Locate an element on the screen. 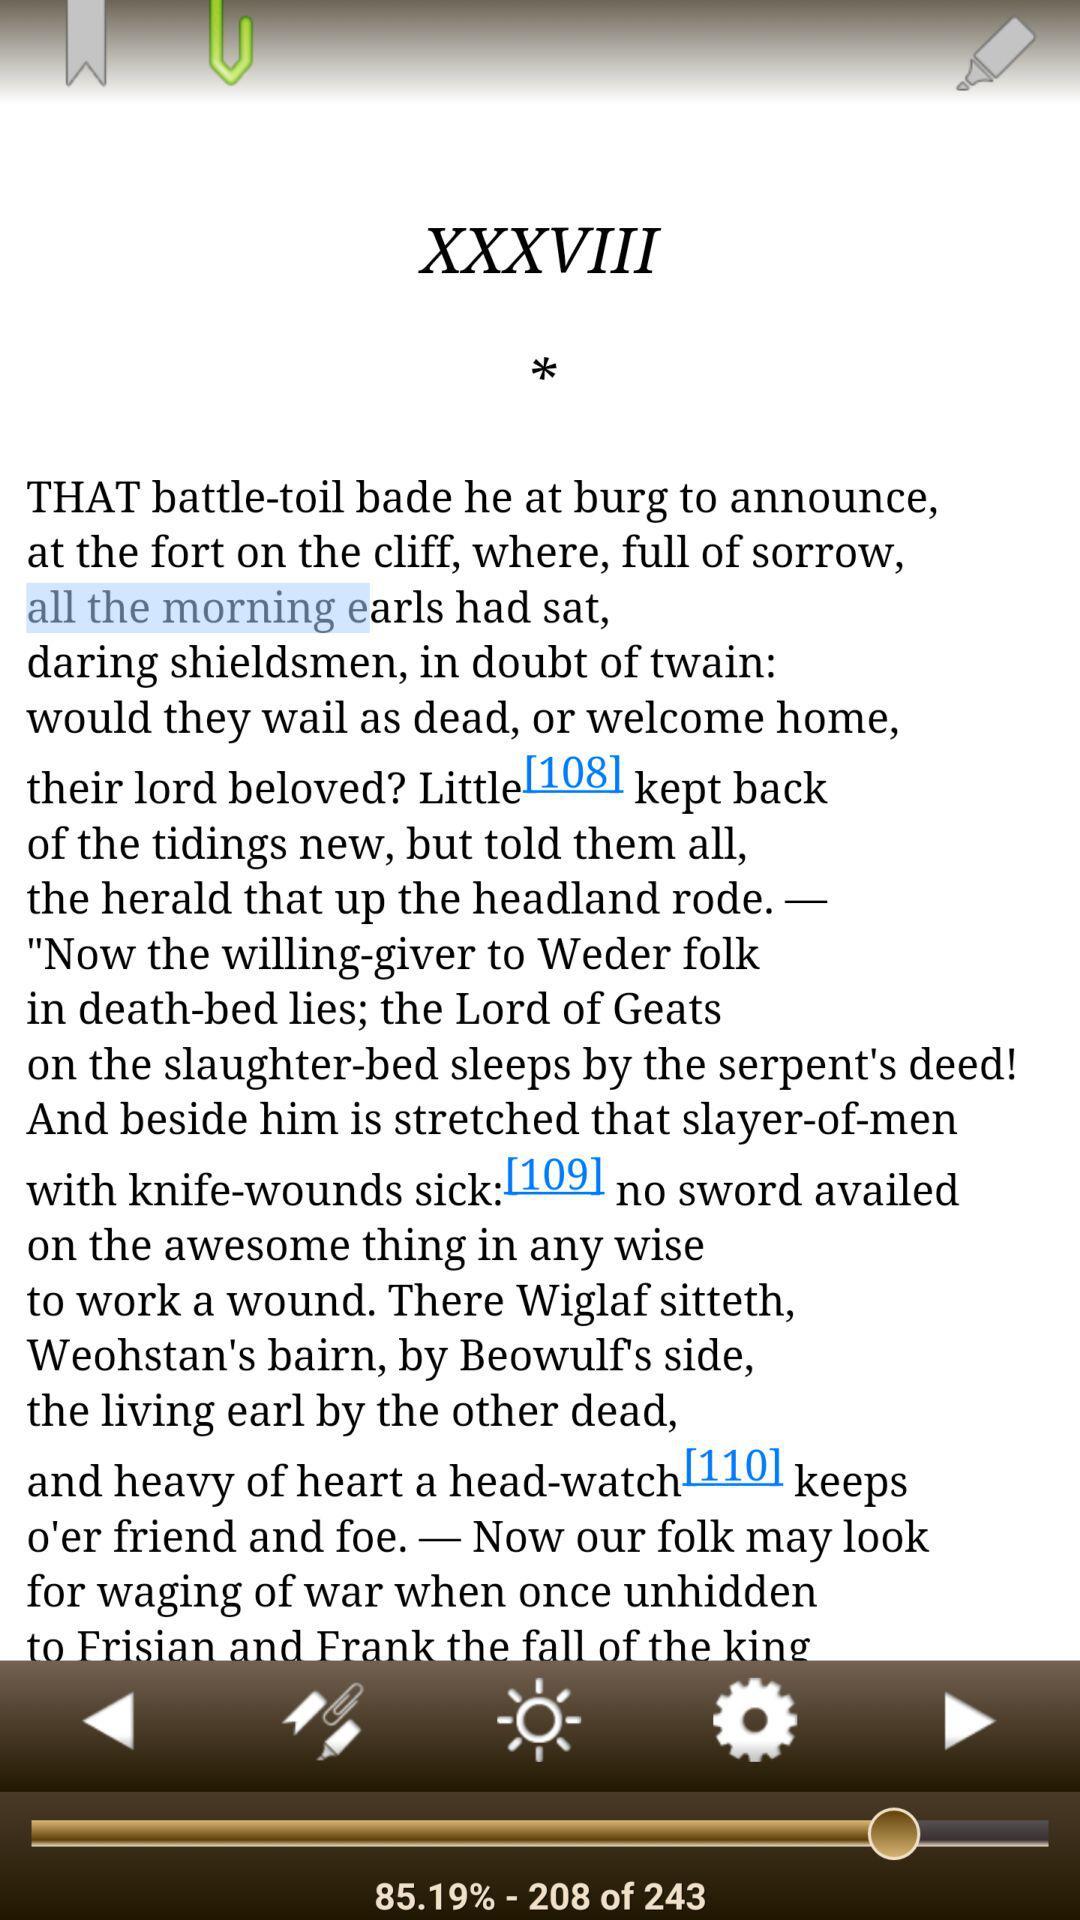 The image size is (1080, 1920). the edit icon is located at coordinates (994, 52).